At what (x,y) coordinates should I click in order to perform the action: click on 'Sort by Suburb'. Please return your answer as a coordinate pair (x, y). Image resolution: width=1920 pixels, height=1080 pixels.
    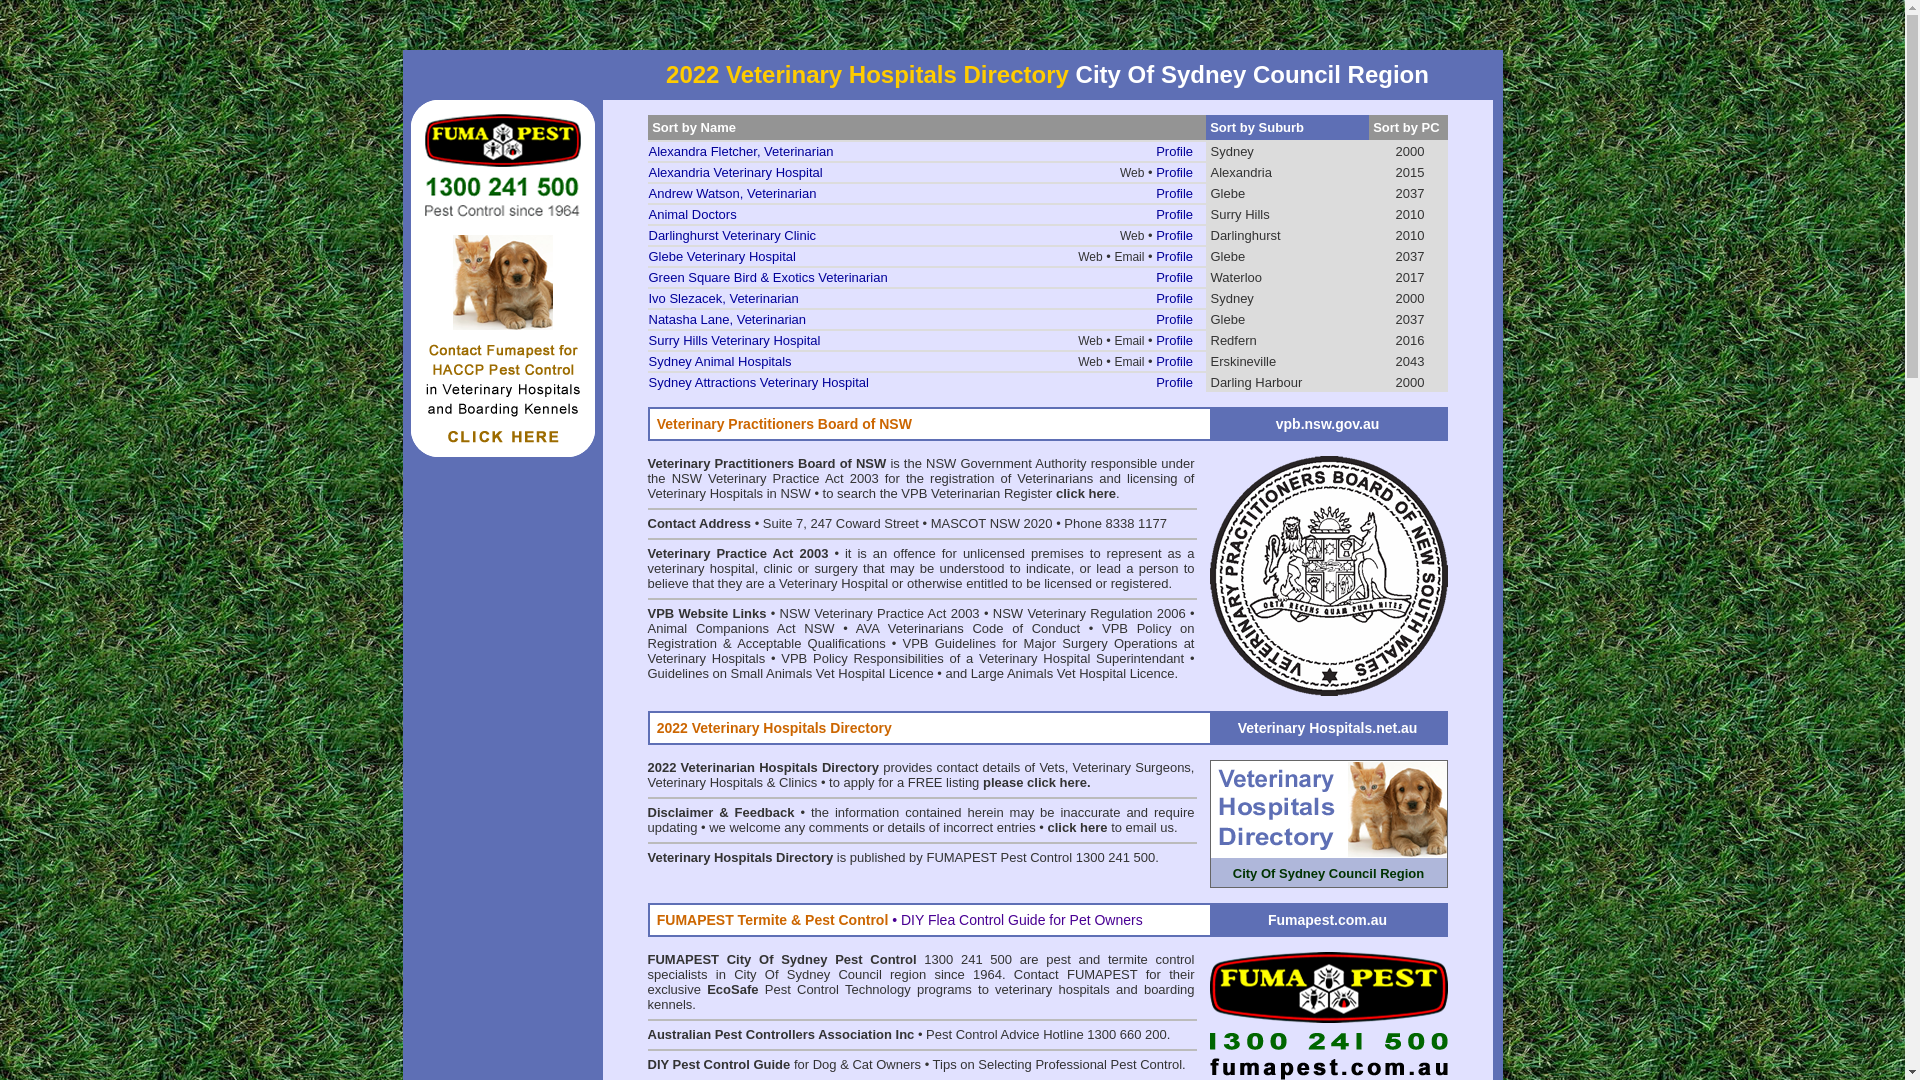
    Looking at the image, I should click on (1256, 127).